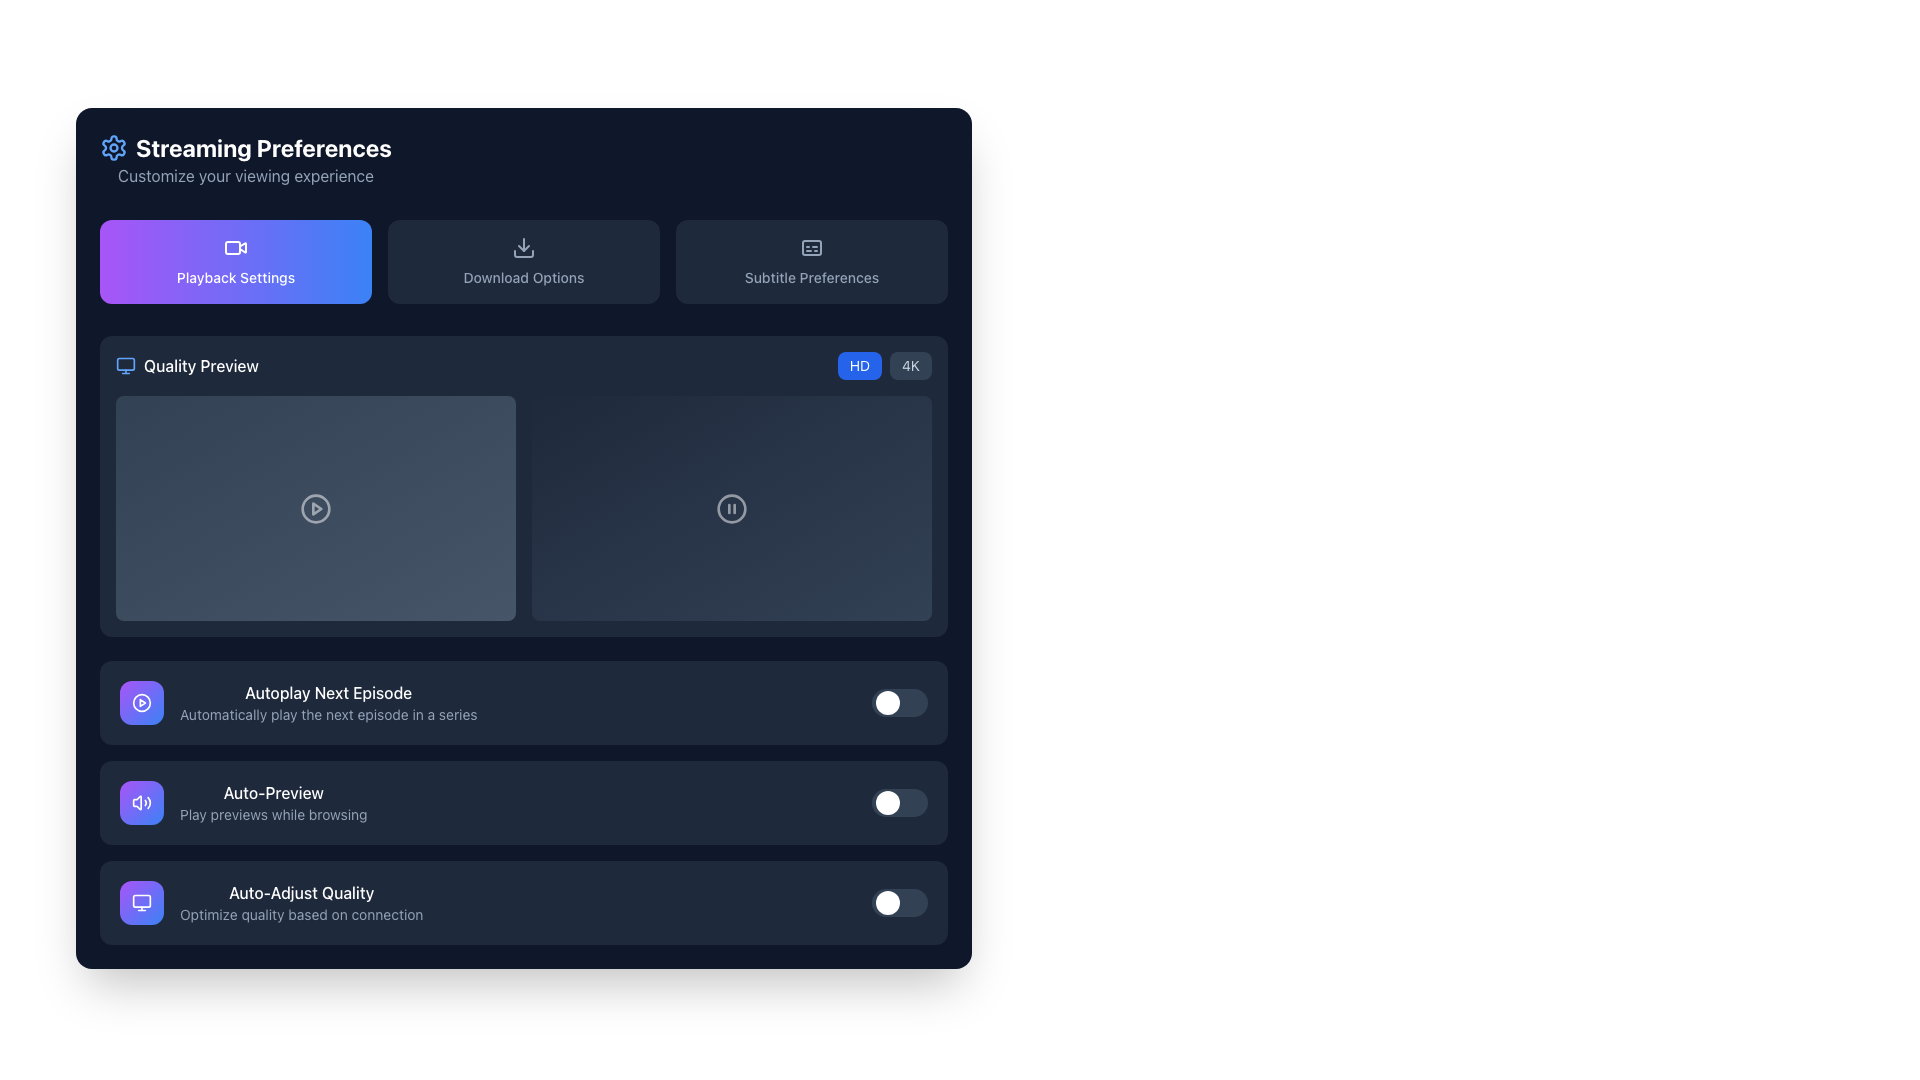  Describe the element at coordinates (811, 246) in the screenshot. I see `the closed caption SVG icon within the 'Subtitle Preferences' button` at that location.